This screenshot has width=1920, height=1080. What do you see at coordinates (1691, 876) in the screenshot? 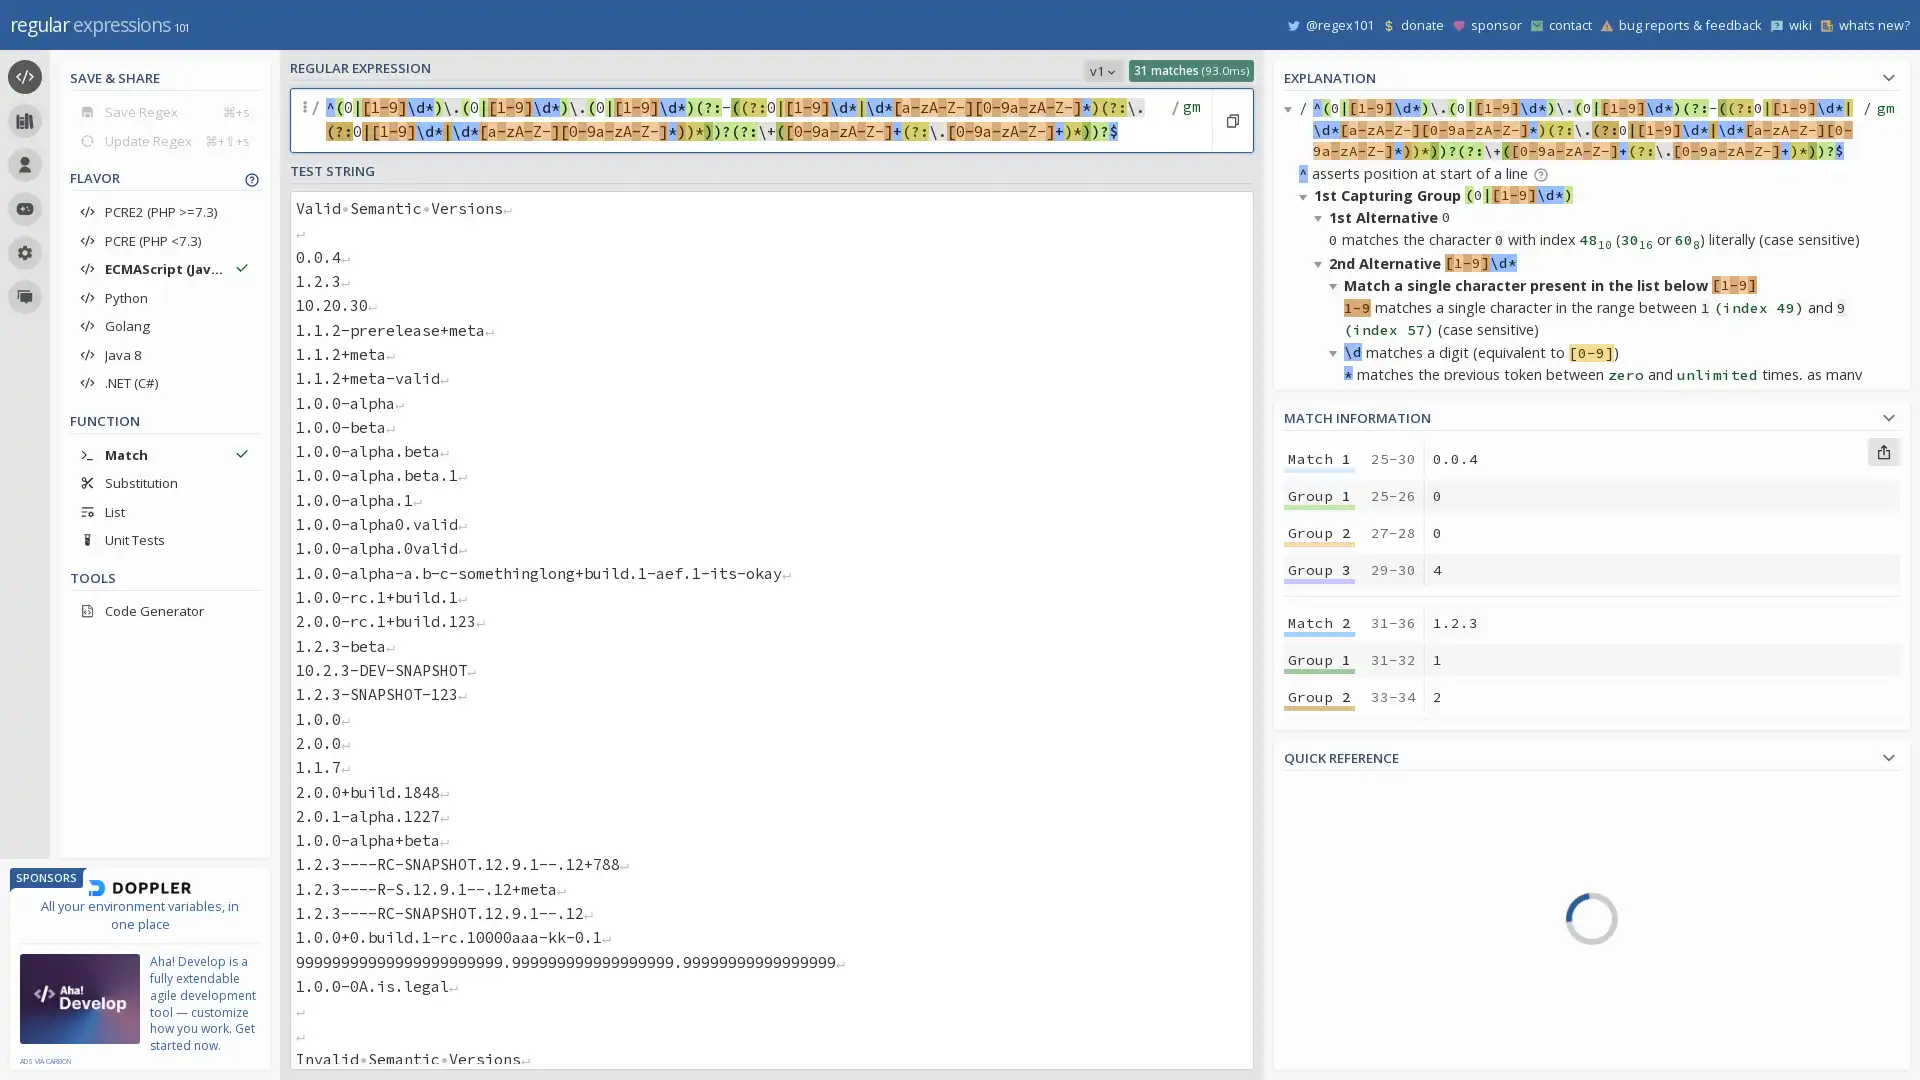
I see `A character not in the range: a-z [^a-z]` at bounding box center [1691, 876].